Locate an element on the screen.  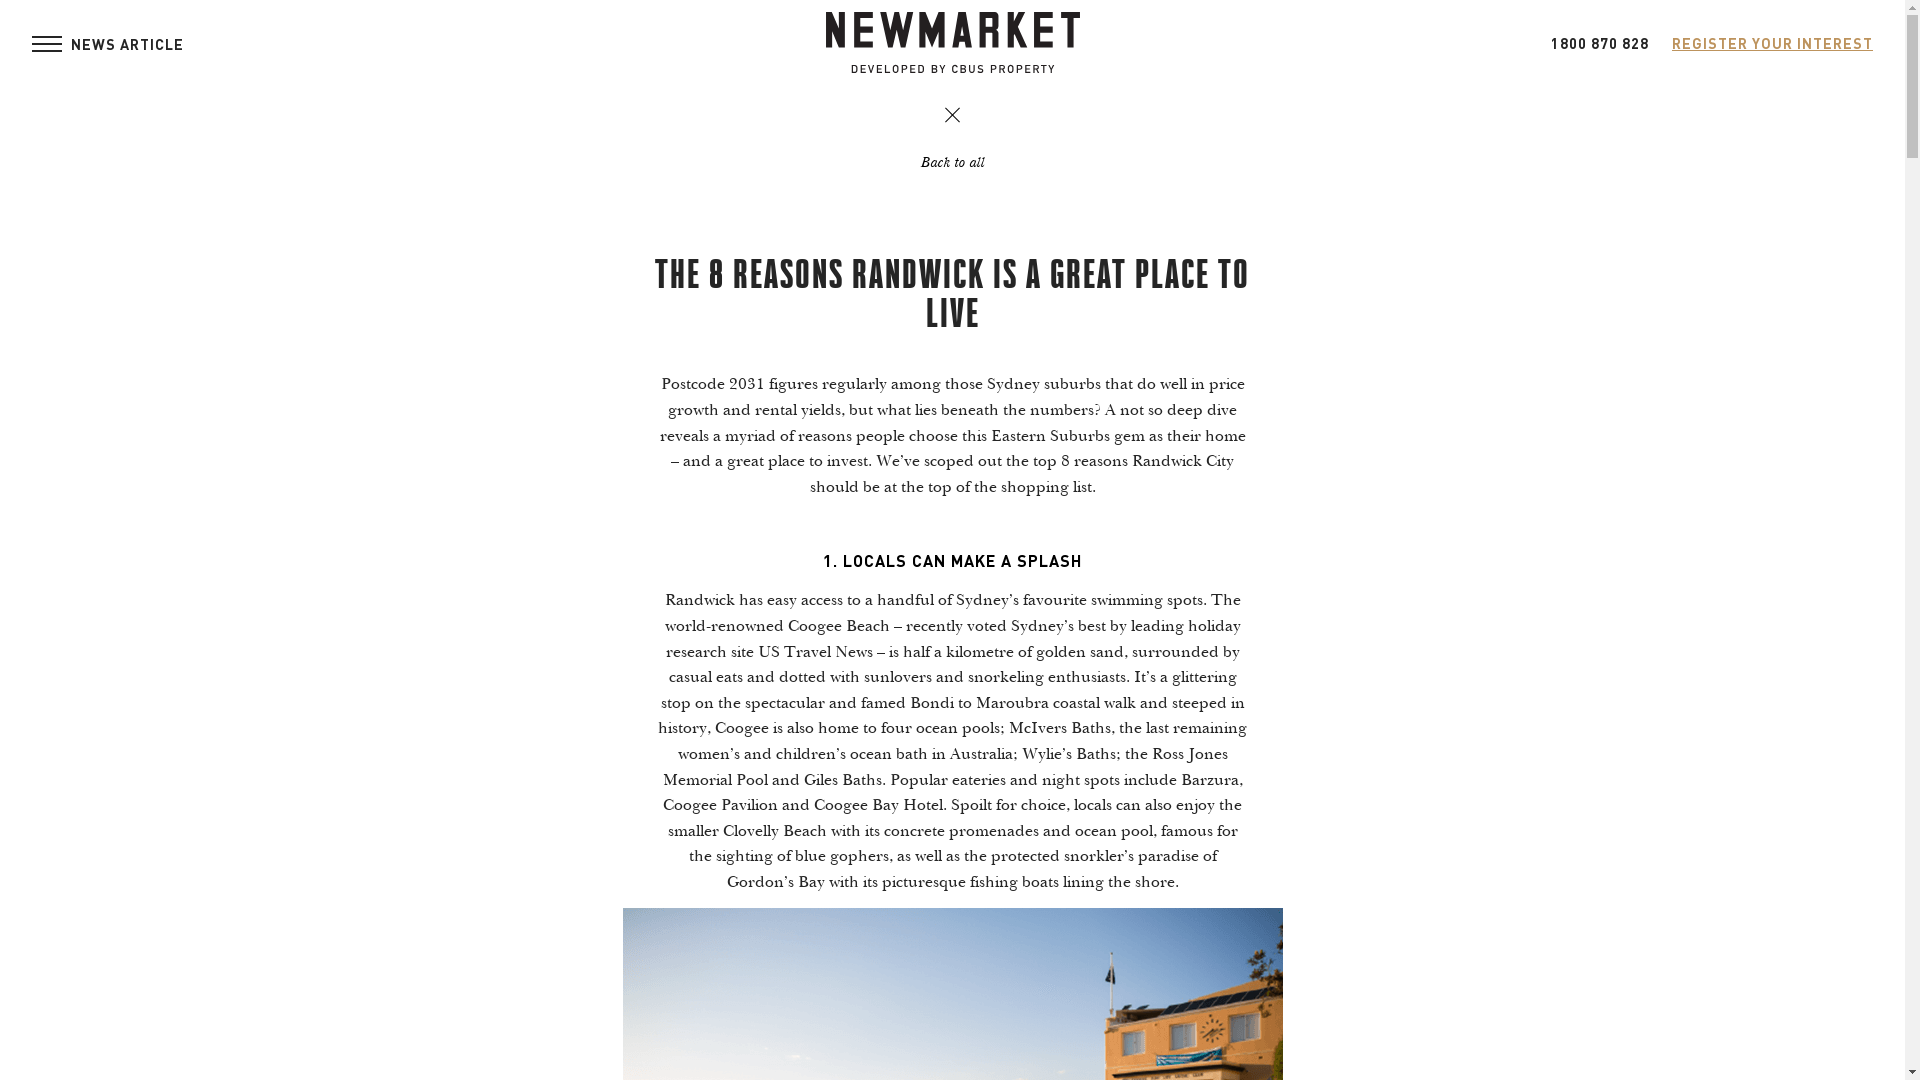
'REGISTER YOUR INTEREST' is located at coordinates (1772, 42).